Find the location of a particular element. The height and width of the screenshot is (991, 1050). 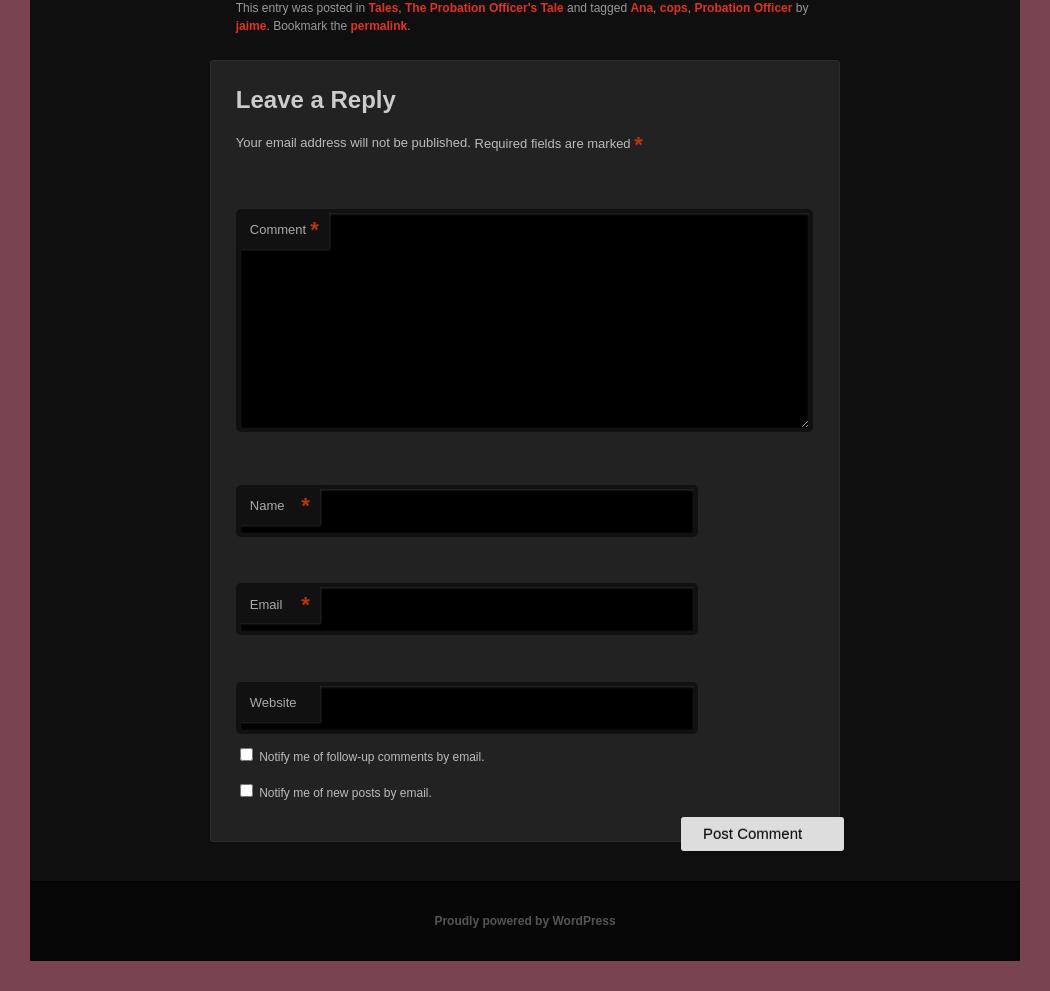

'and tagged' is located at coordinates (595, 7).